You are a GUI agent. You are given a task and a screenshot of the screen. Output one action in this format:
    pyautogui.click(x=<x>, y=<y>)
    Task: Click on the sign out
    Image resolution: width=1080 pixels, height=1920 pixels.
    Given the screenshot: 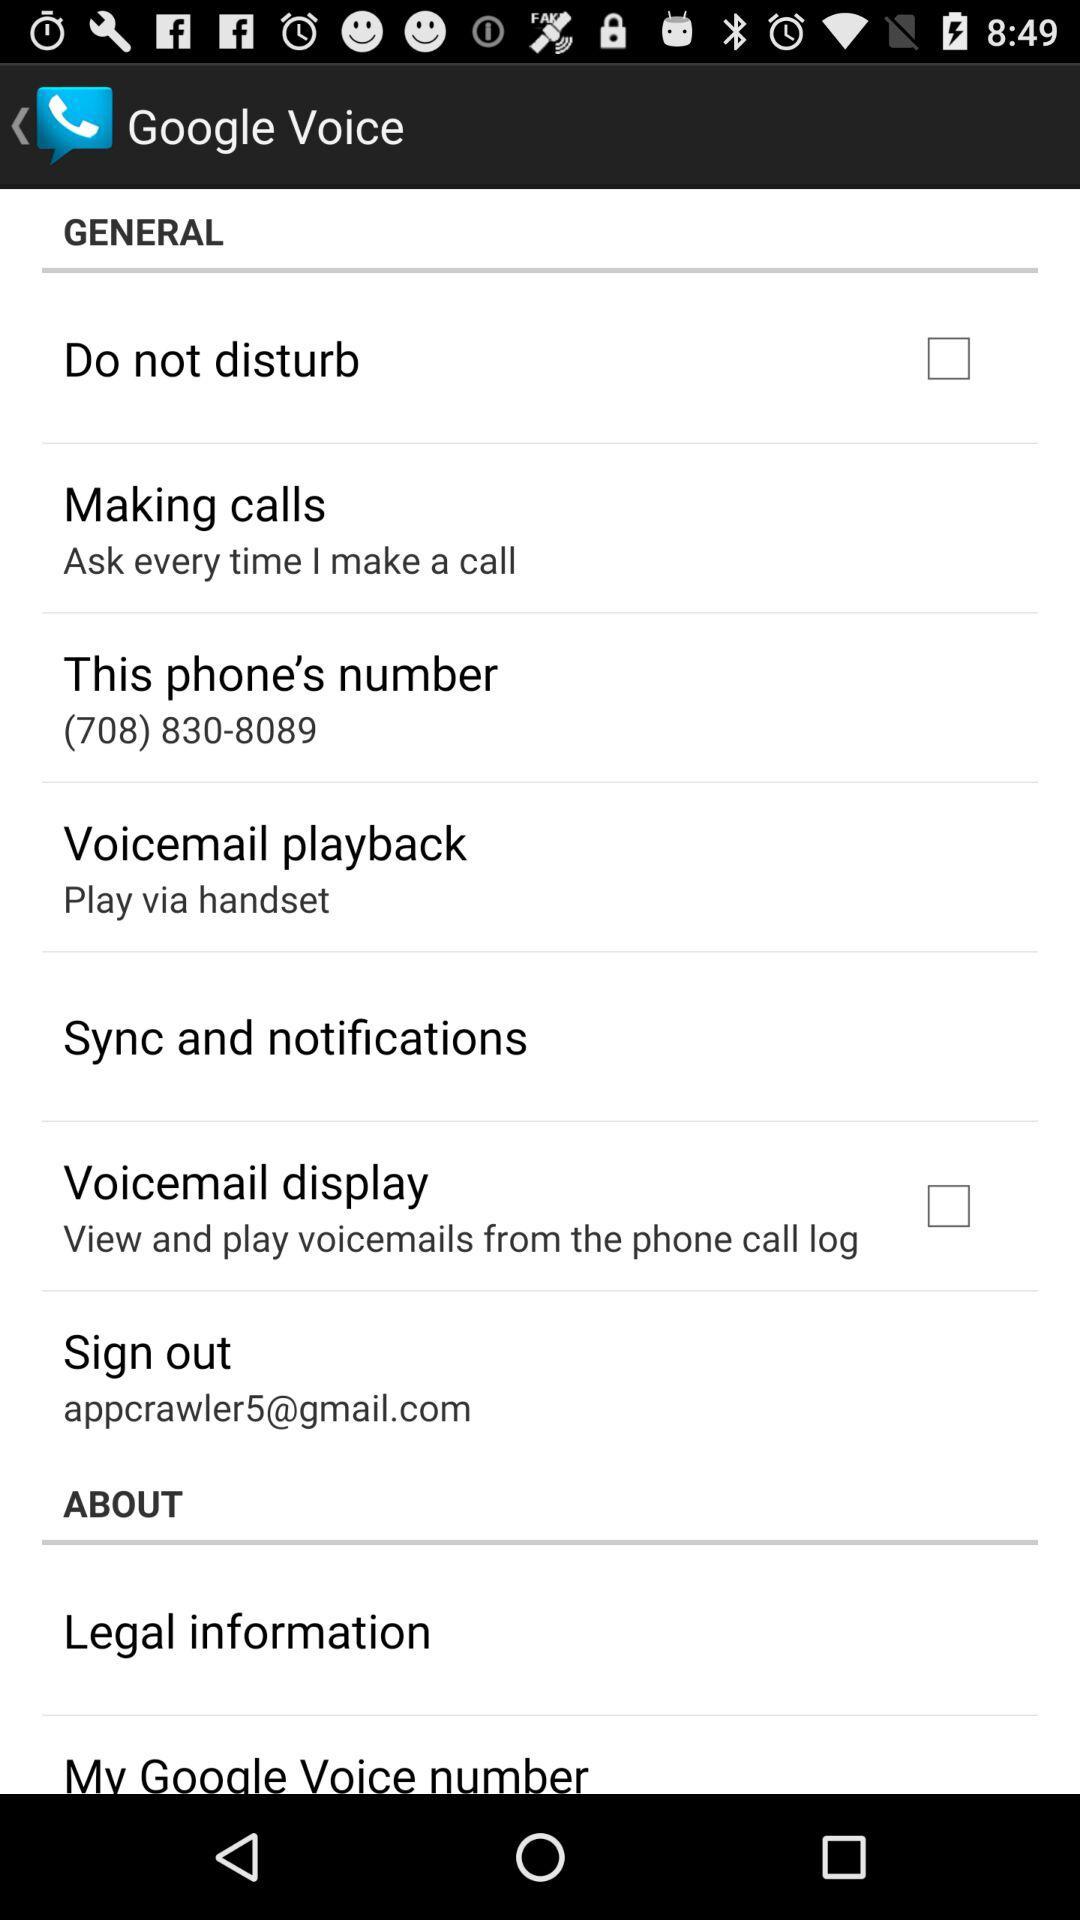 What is the action you would take?
    pyautogui.click(x=146, y=1350)
    